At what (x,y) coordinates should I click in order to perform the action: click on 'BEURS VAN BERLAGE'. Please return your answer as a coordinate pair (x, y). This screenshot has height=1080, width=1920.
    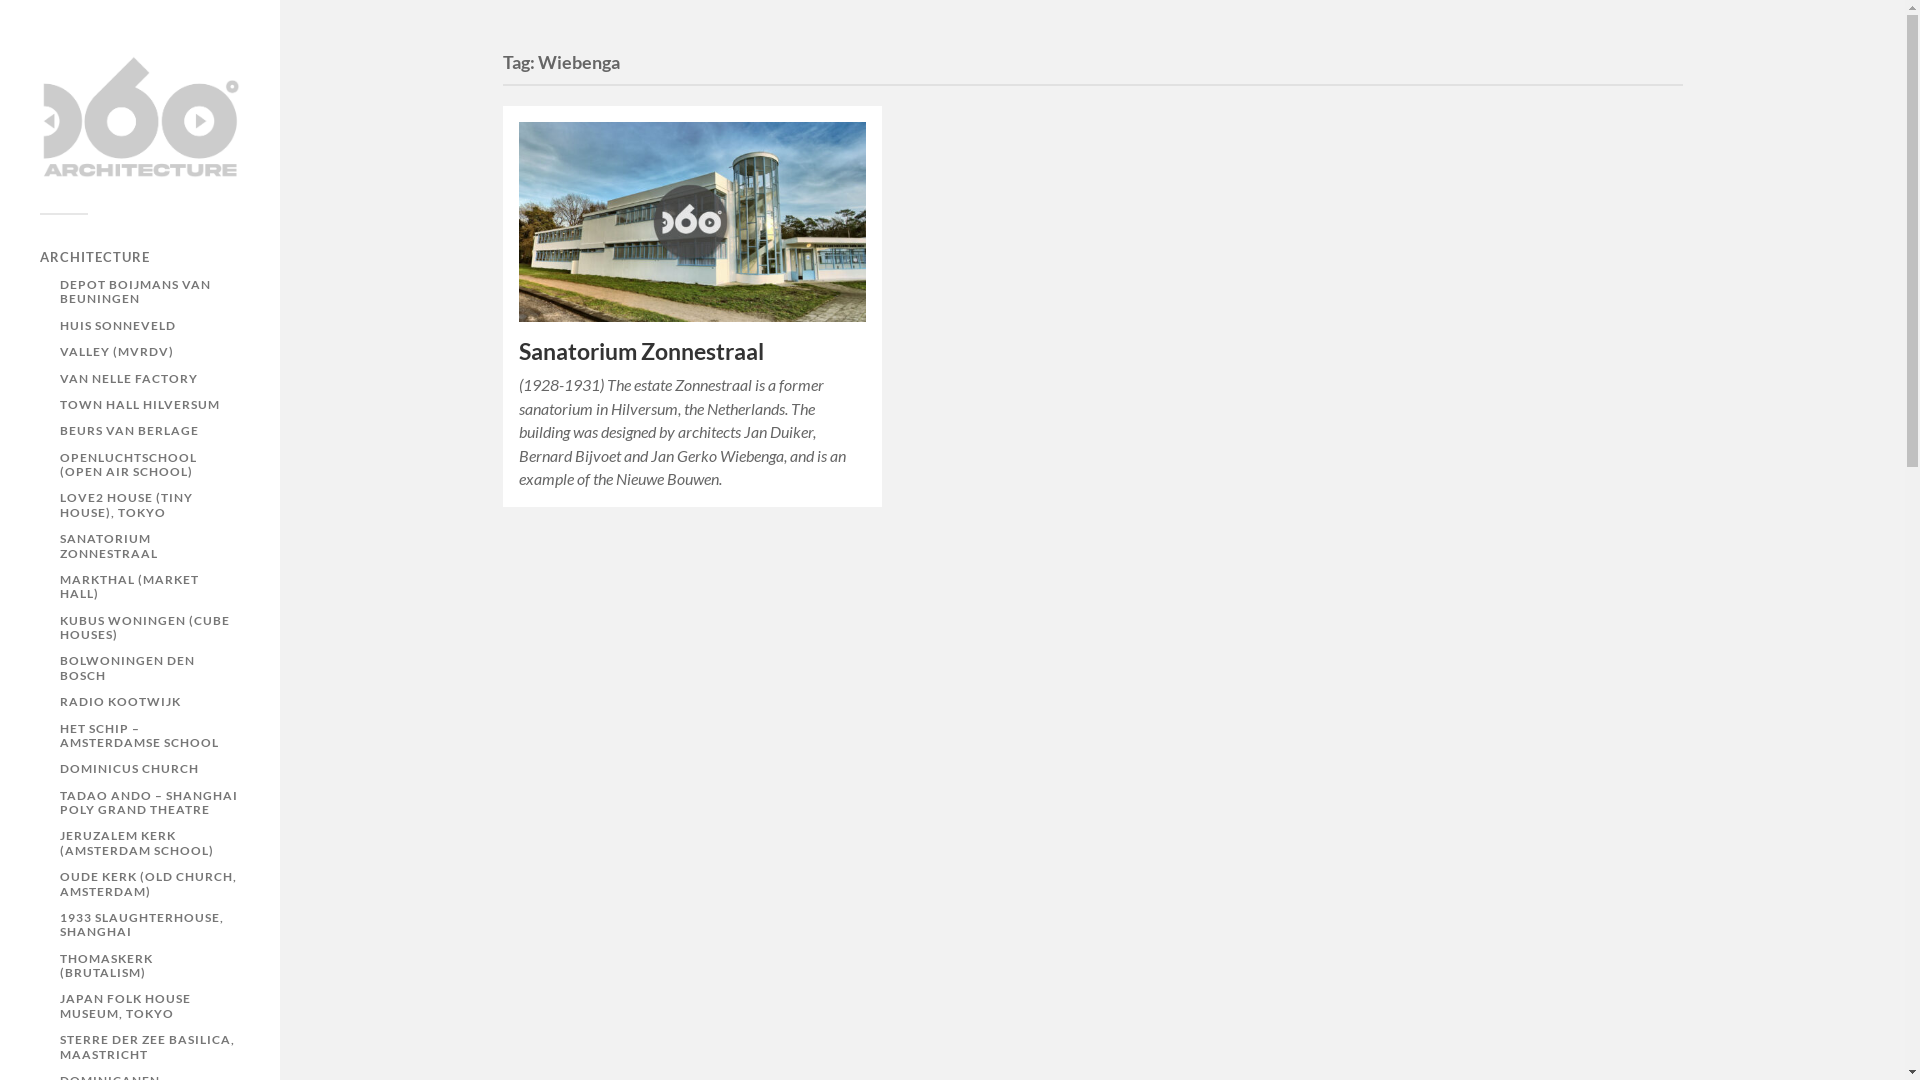
    Looking at the image, I should click on (128, 429).